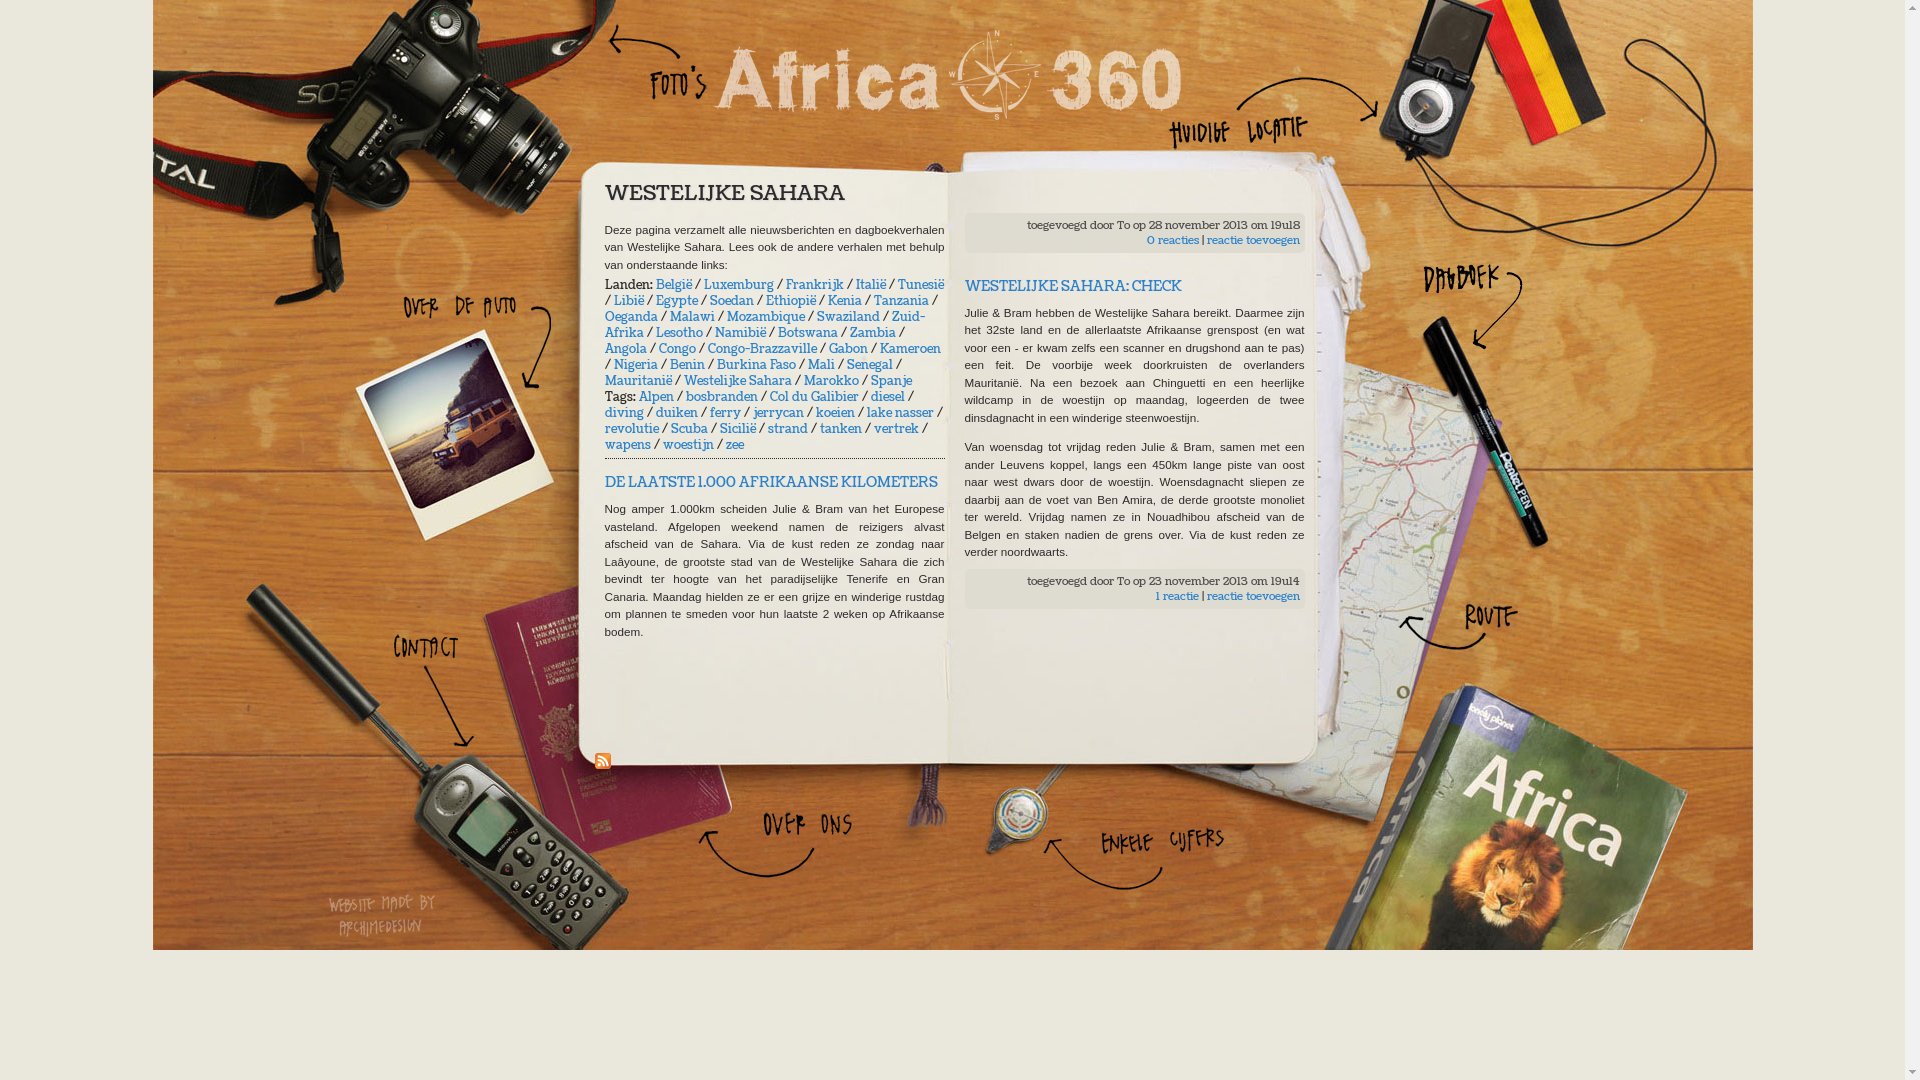  What do you see at coordinates (895, 427) in the screenshot?
I see `'vertrek'` at bounding box center [895, 427].